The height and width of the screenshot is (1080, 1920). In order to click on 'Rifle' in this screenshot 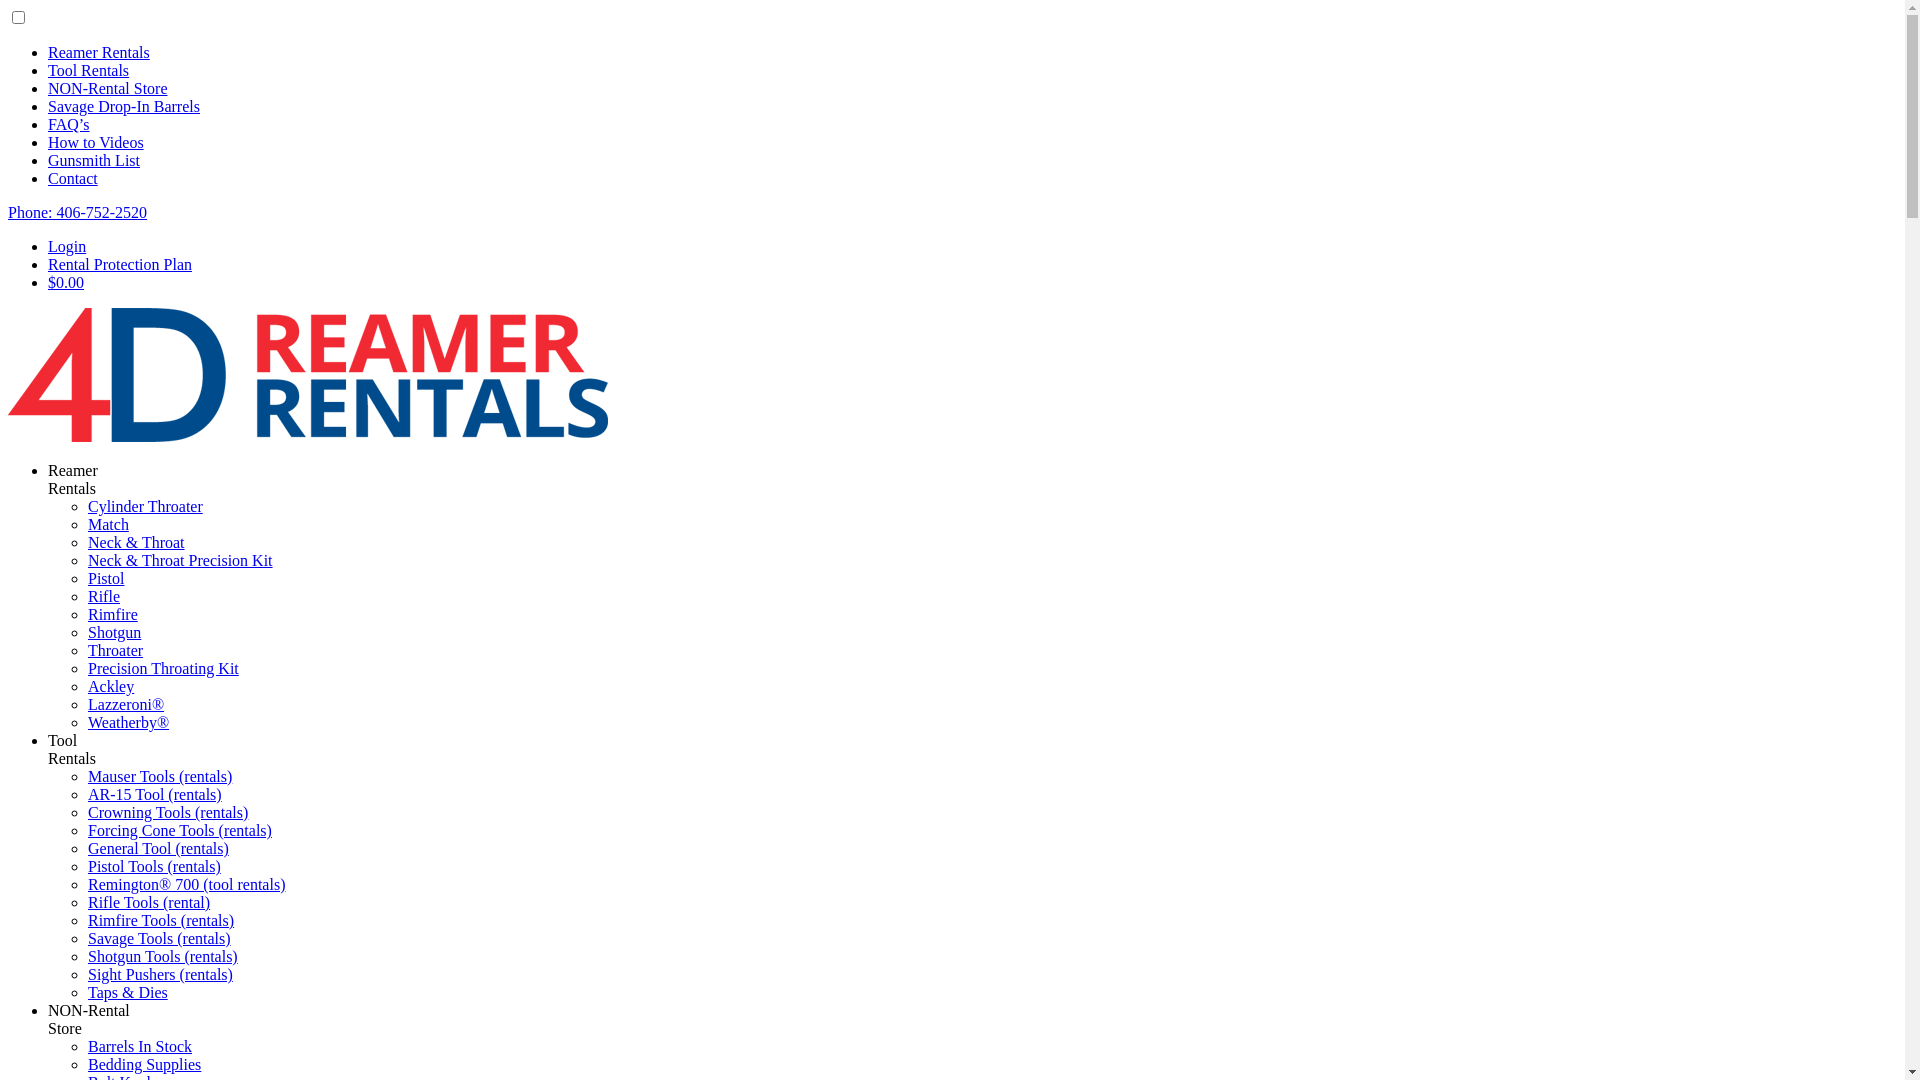, I will do `click(103, 595)`.